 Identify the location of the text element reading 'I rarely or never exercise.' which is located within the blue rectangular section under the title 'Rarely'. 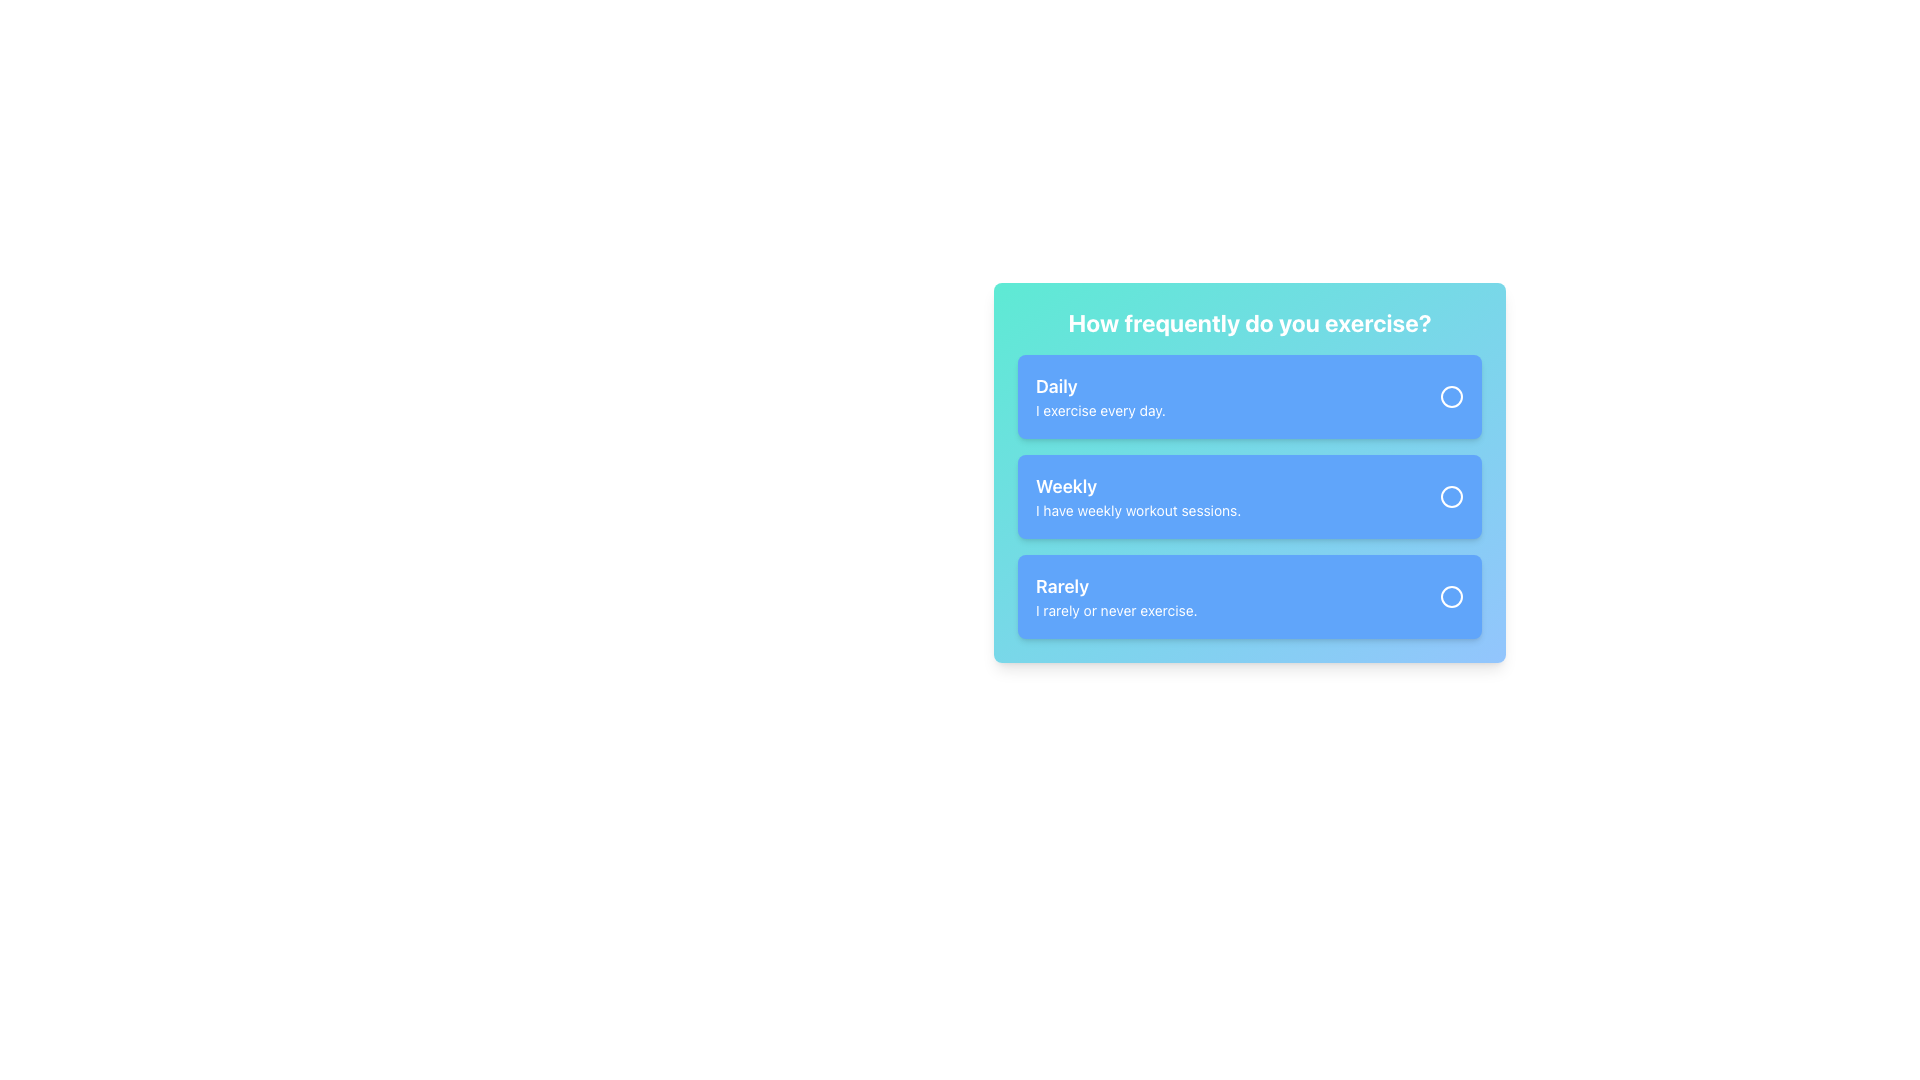
(1115, 609).